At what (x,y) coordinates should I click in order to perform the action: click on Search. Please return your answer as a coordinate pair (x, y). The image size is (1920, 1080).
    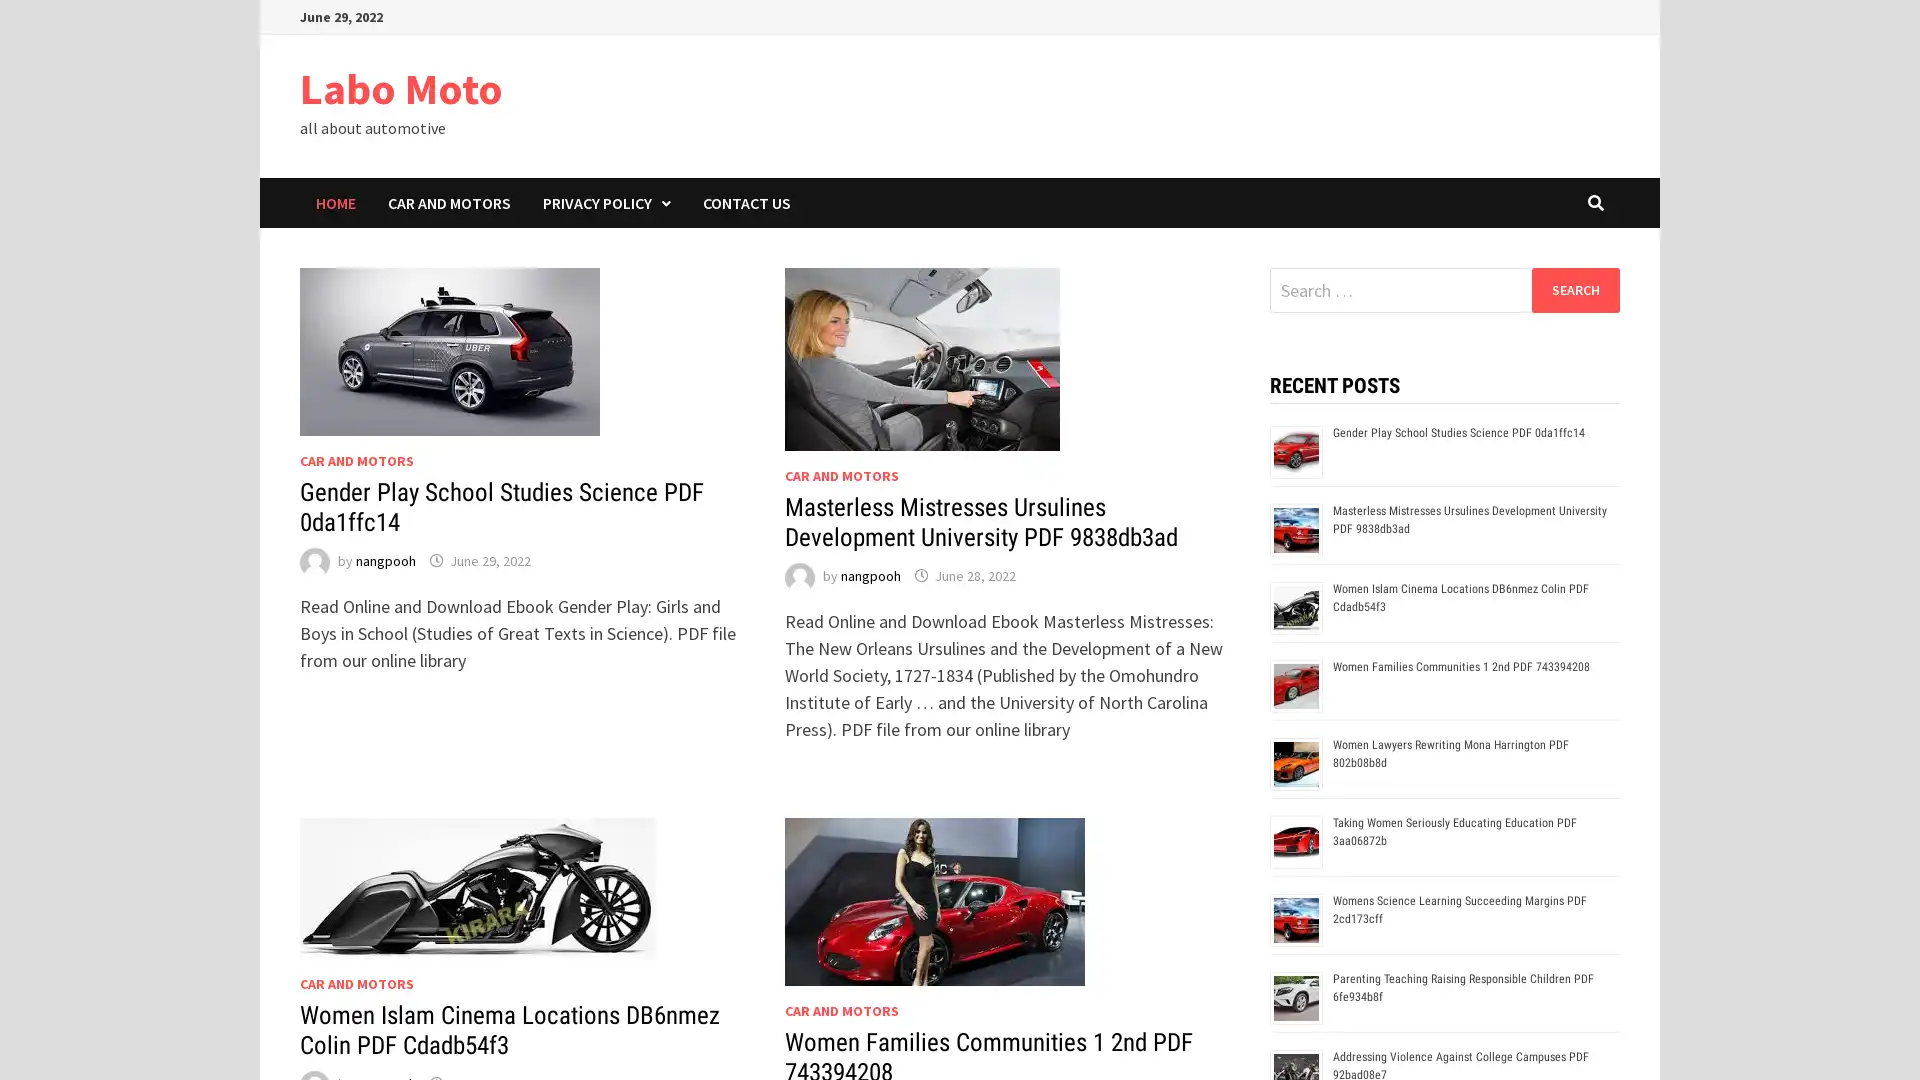
    Looking at the image, I should click on (1574, 289).